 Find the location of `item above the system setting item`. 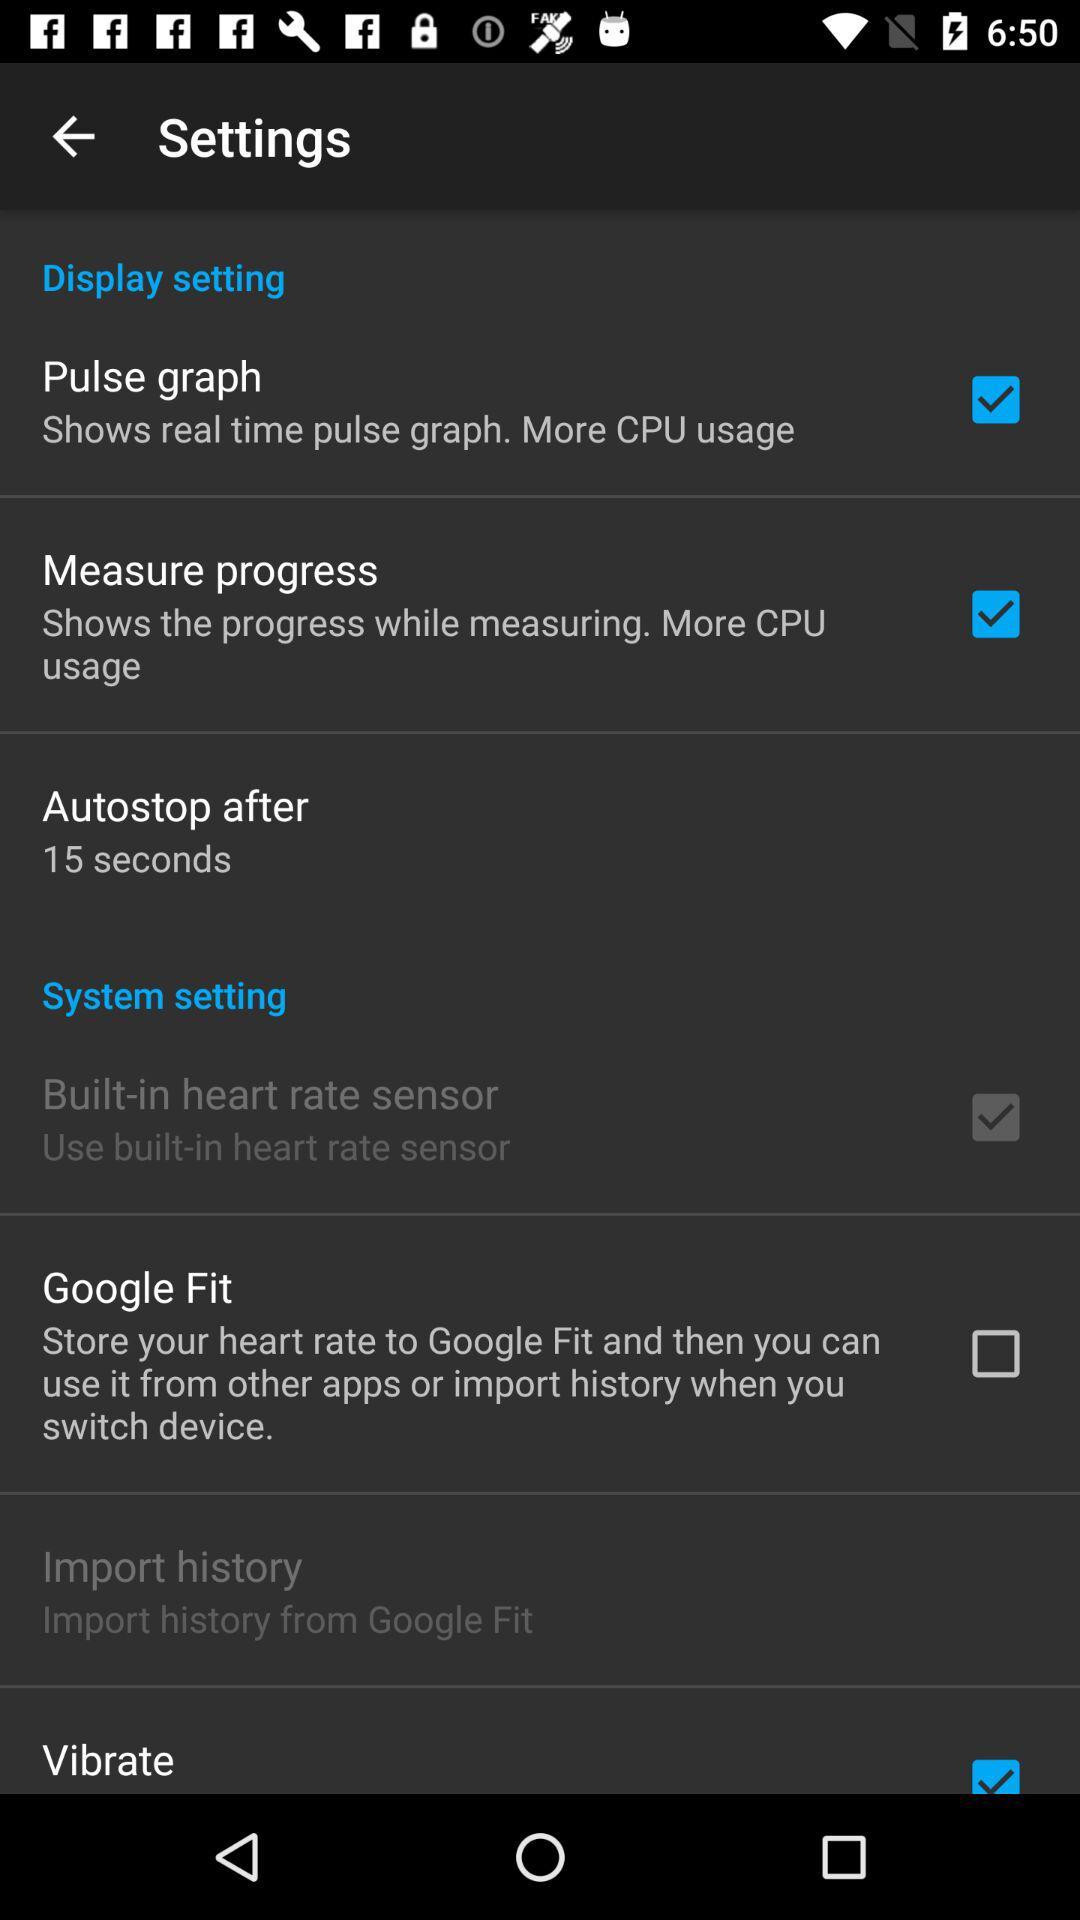

item above the system setting item is located at coordinates (135, 858).